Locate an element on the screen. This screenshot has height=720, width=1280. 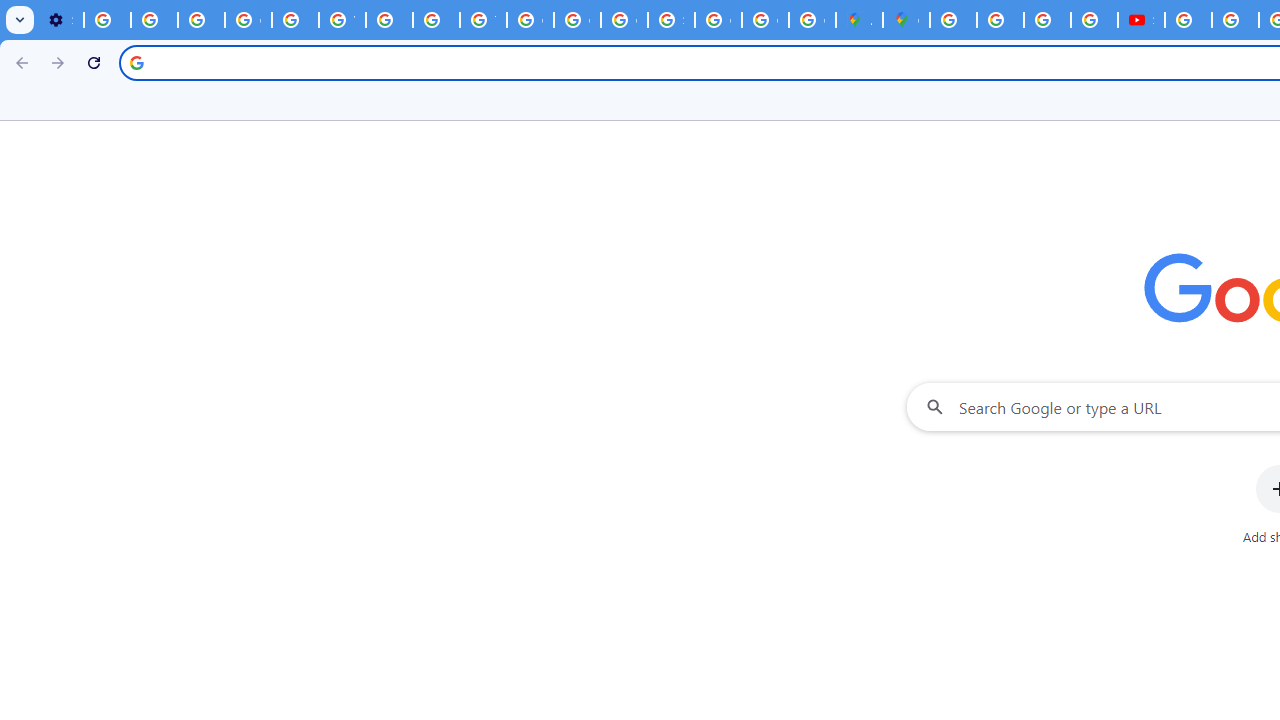
'How Chrome protects your passwords - Google Chrome Help' is located at coordinates (1188, 20).